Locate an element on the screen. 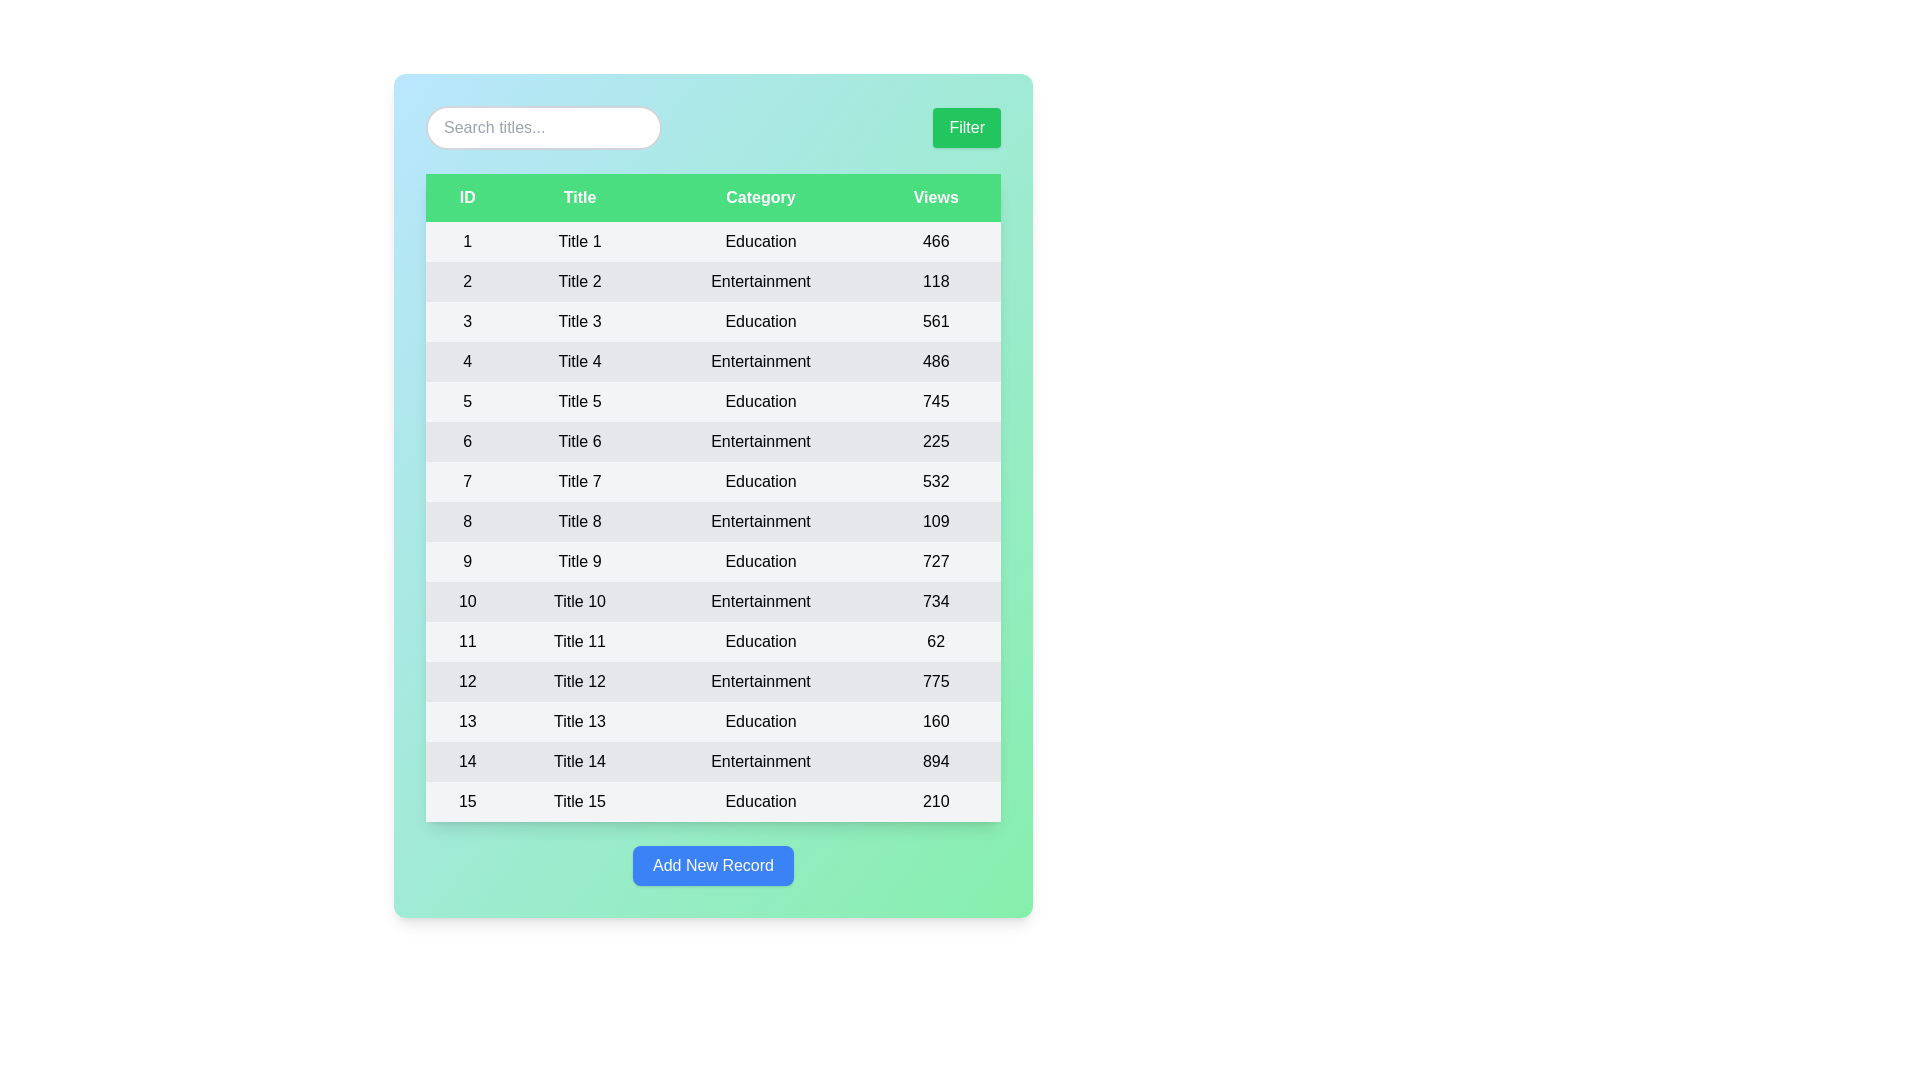 This screenshot has width=1920, height=1080. 'Filter' button to apply filters is located at coordinates (966, 127).